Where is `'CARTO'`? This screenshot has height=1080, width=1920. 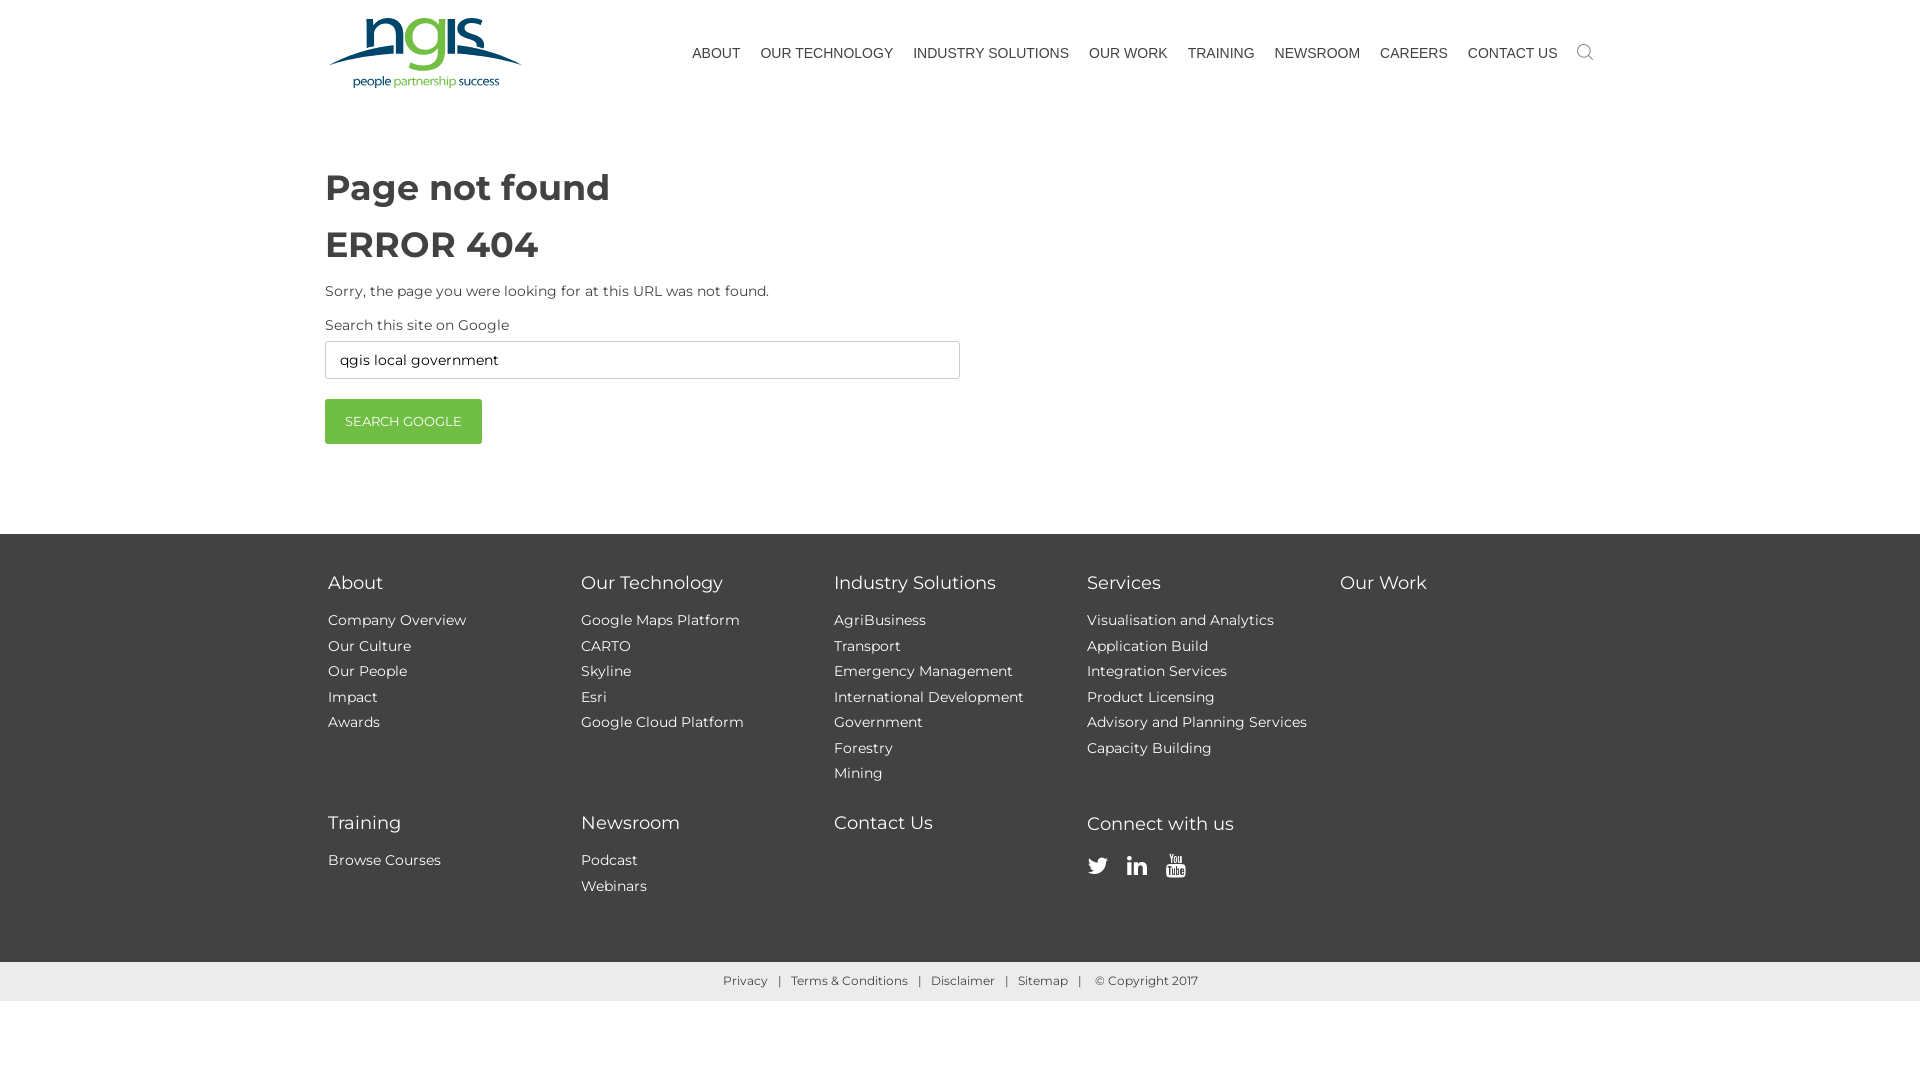 'CARTO' is located at coordinates (579, 645).